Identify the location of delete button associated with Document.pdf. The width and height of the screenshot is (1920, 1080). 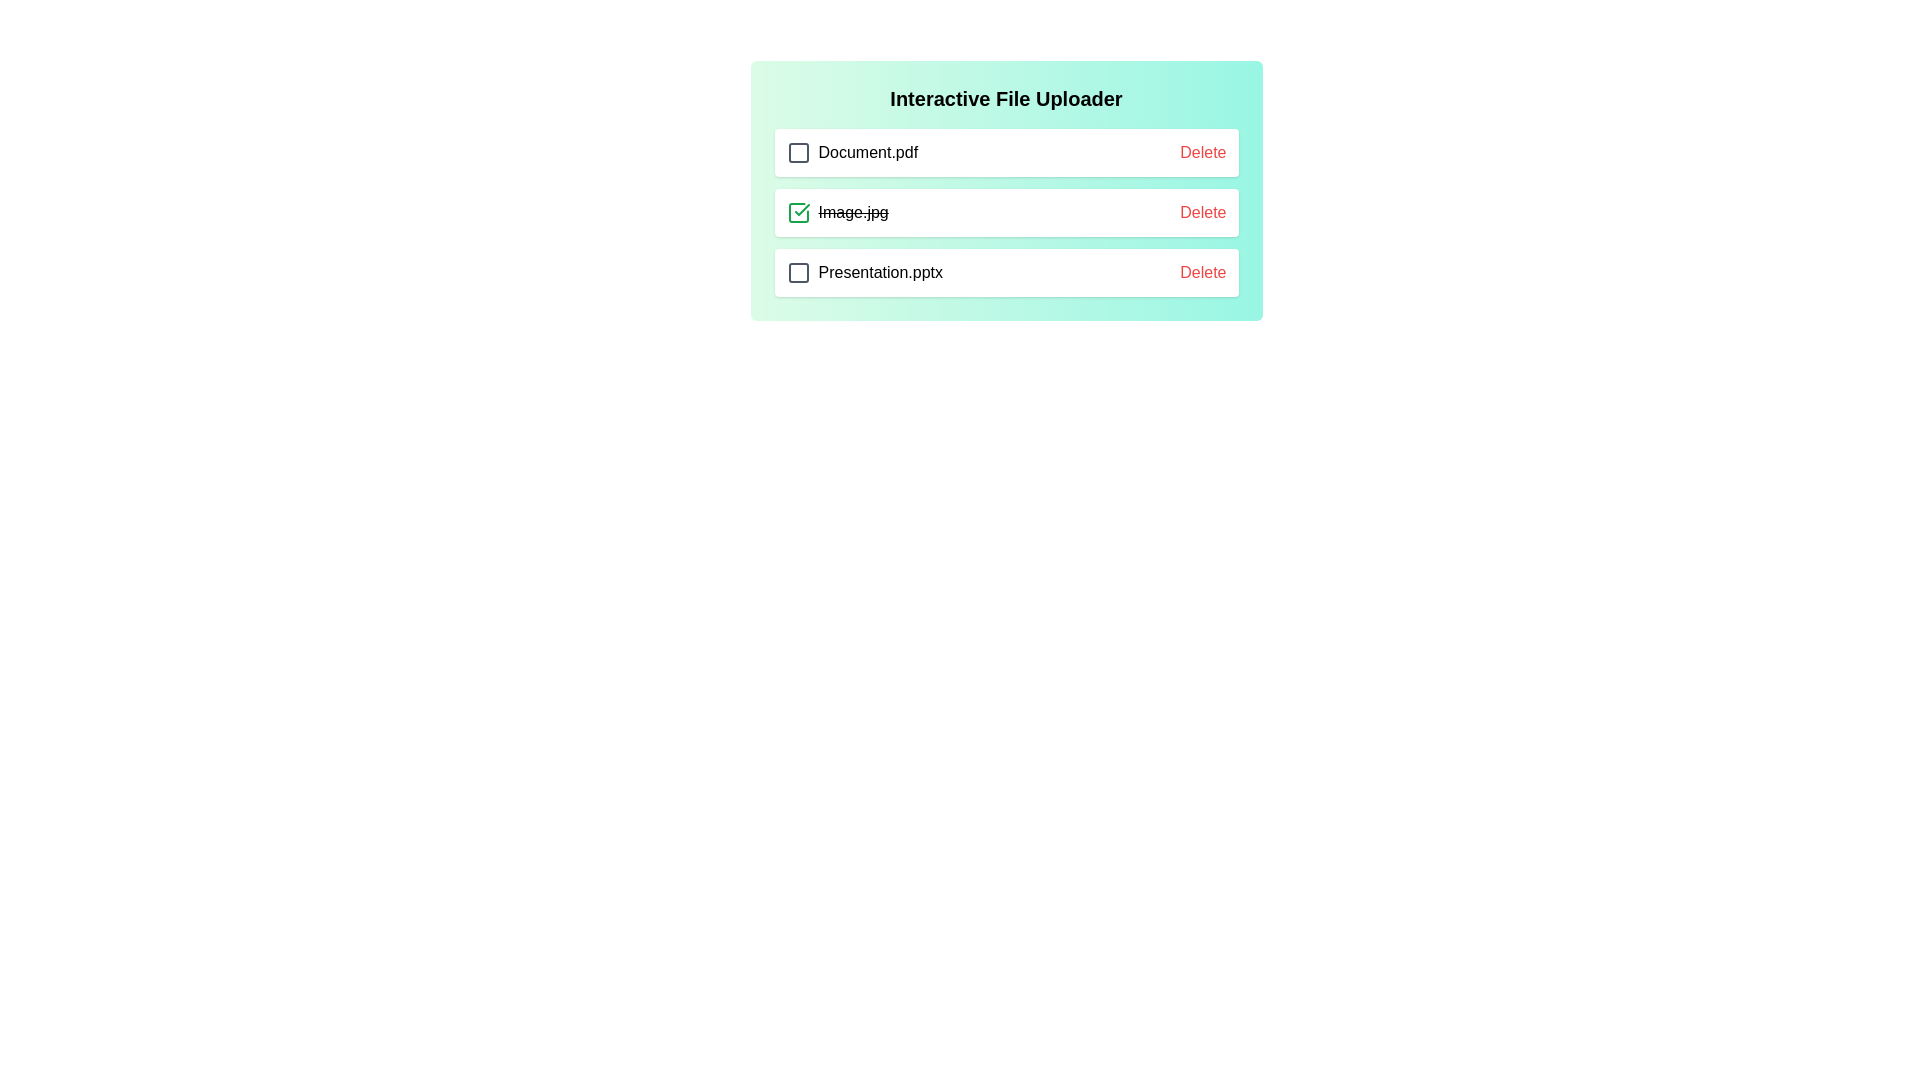
(1202, 152).